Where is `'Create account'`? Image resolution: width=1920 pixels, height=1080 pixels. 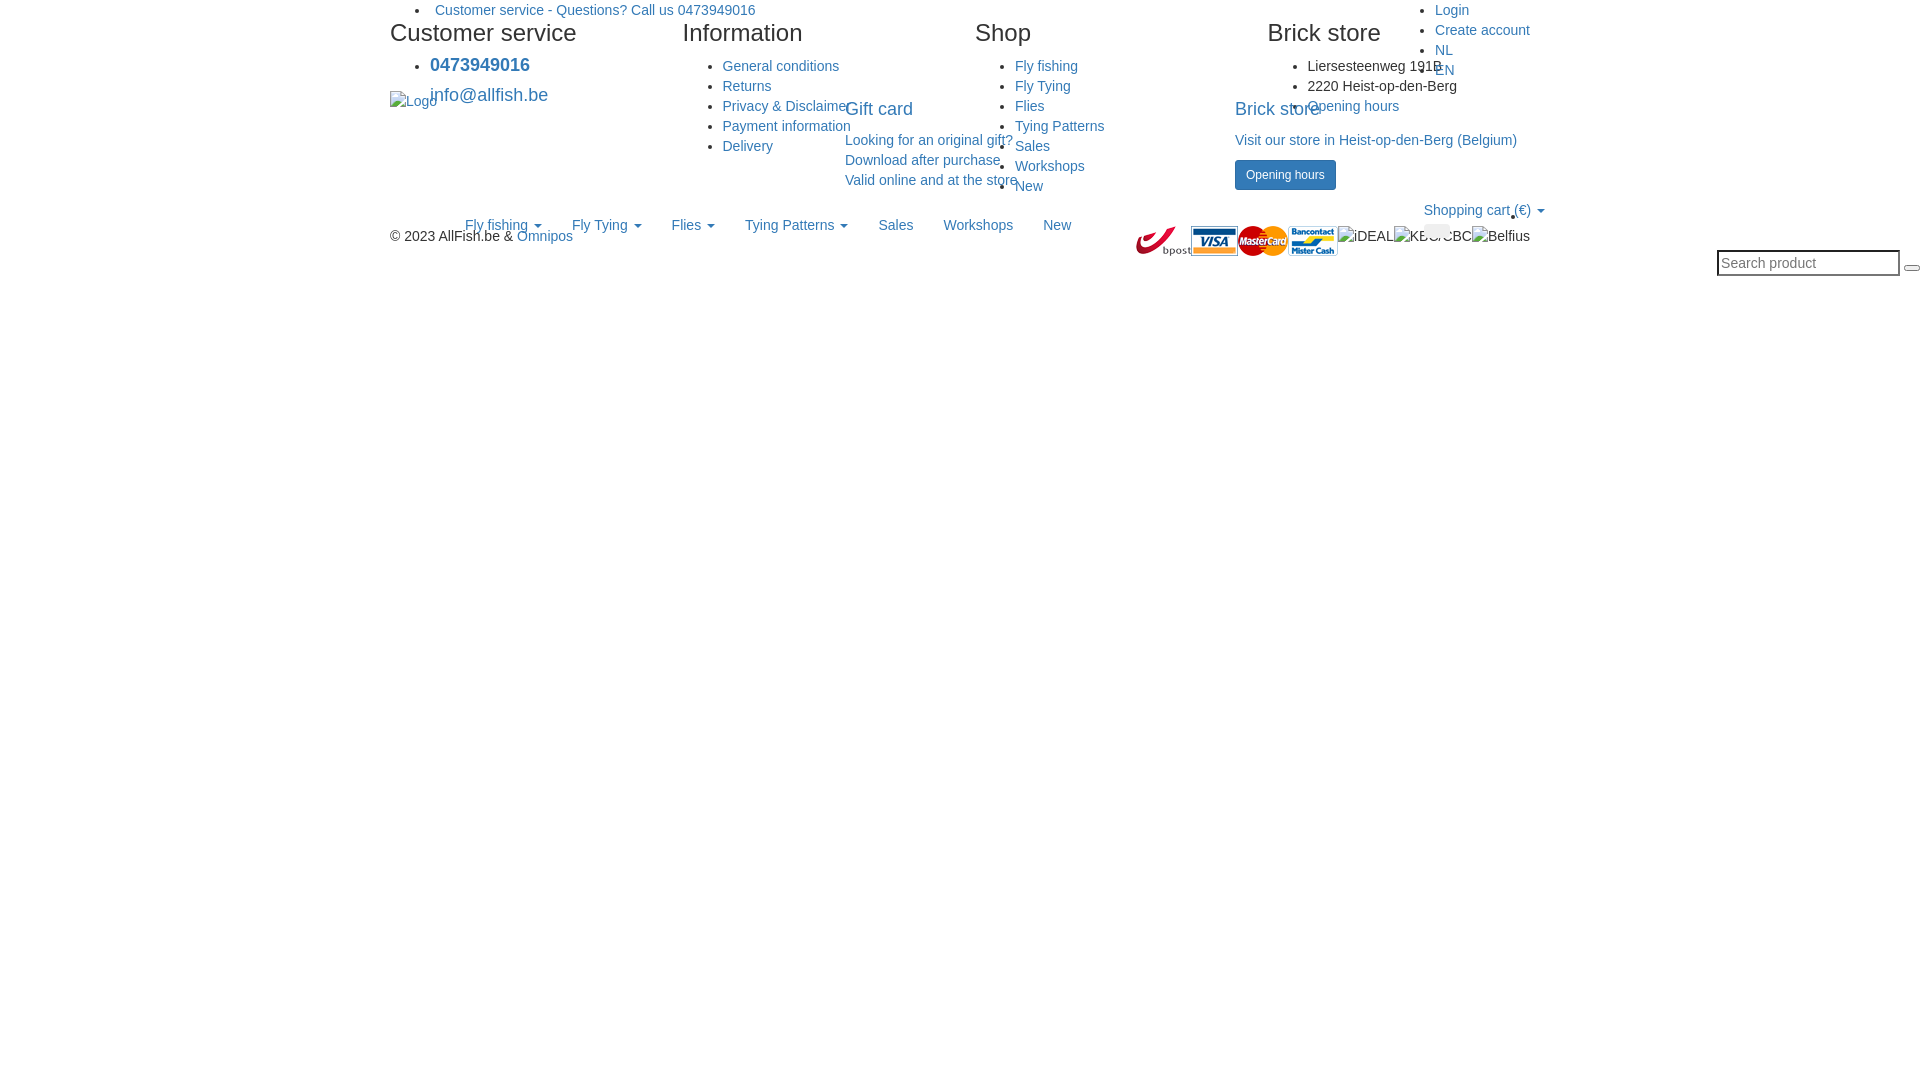 'Create account' is located at coordinates (1482, 30).